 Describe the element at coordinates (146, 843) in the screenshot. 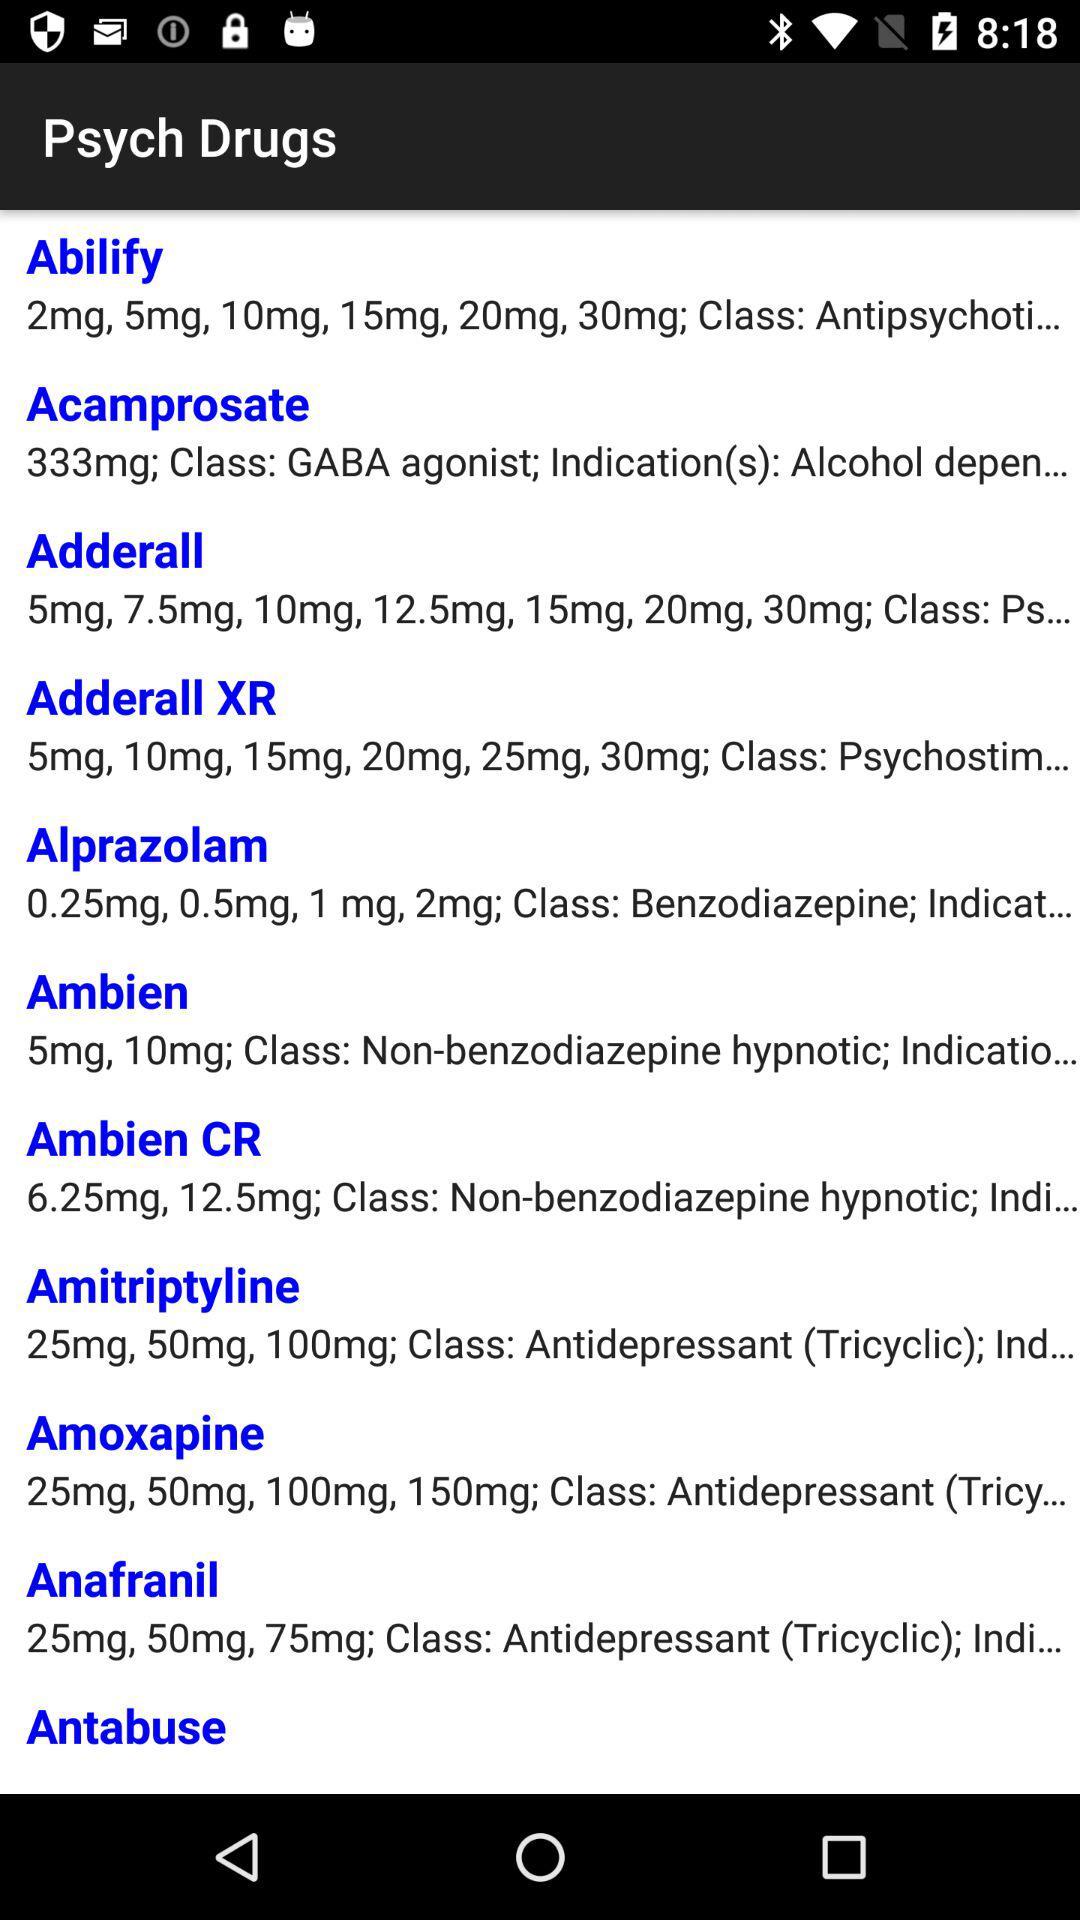

I see `alprazolam item` at that location.